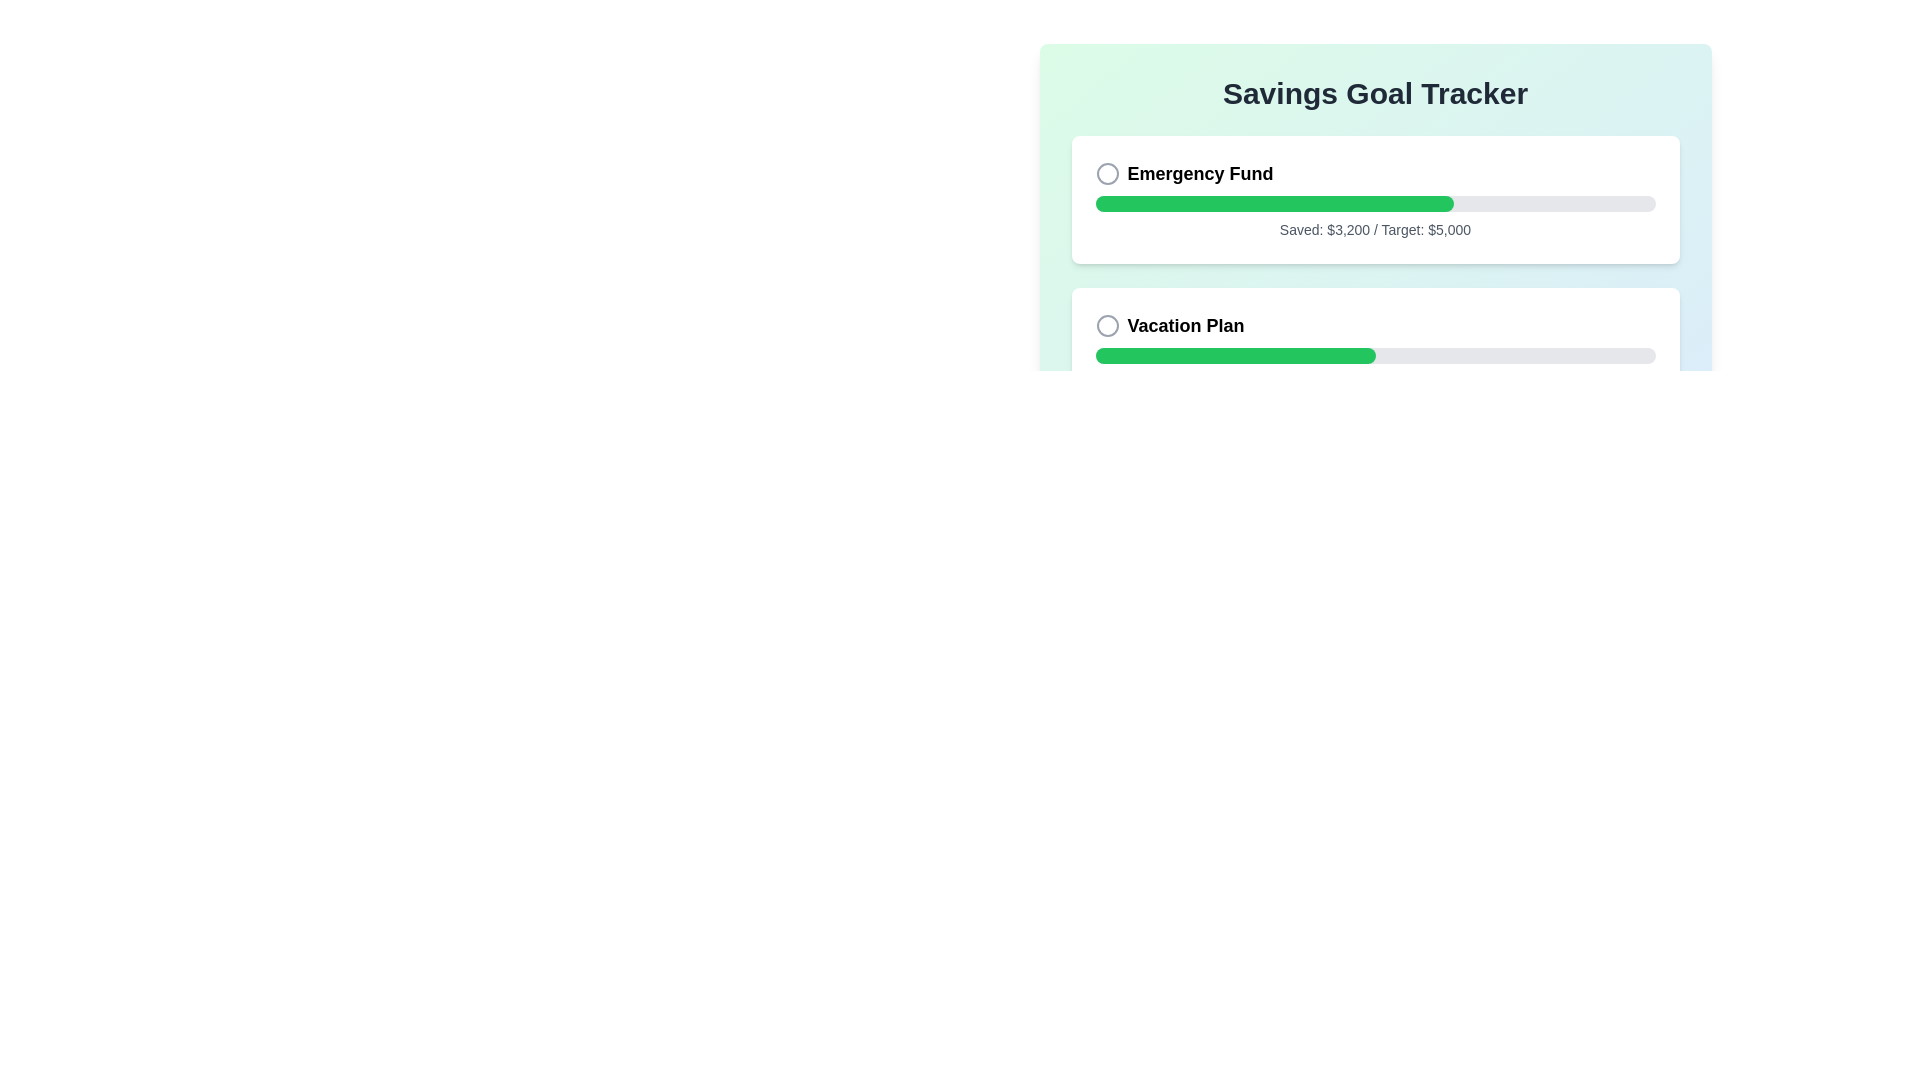  I want to click on the circular icon with a hollow outline and thin border located to the left of the 'Emergency Fund' text, so click(1106, 172).